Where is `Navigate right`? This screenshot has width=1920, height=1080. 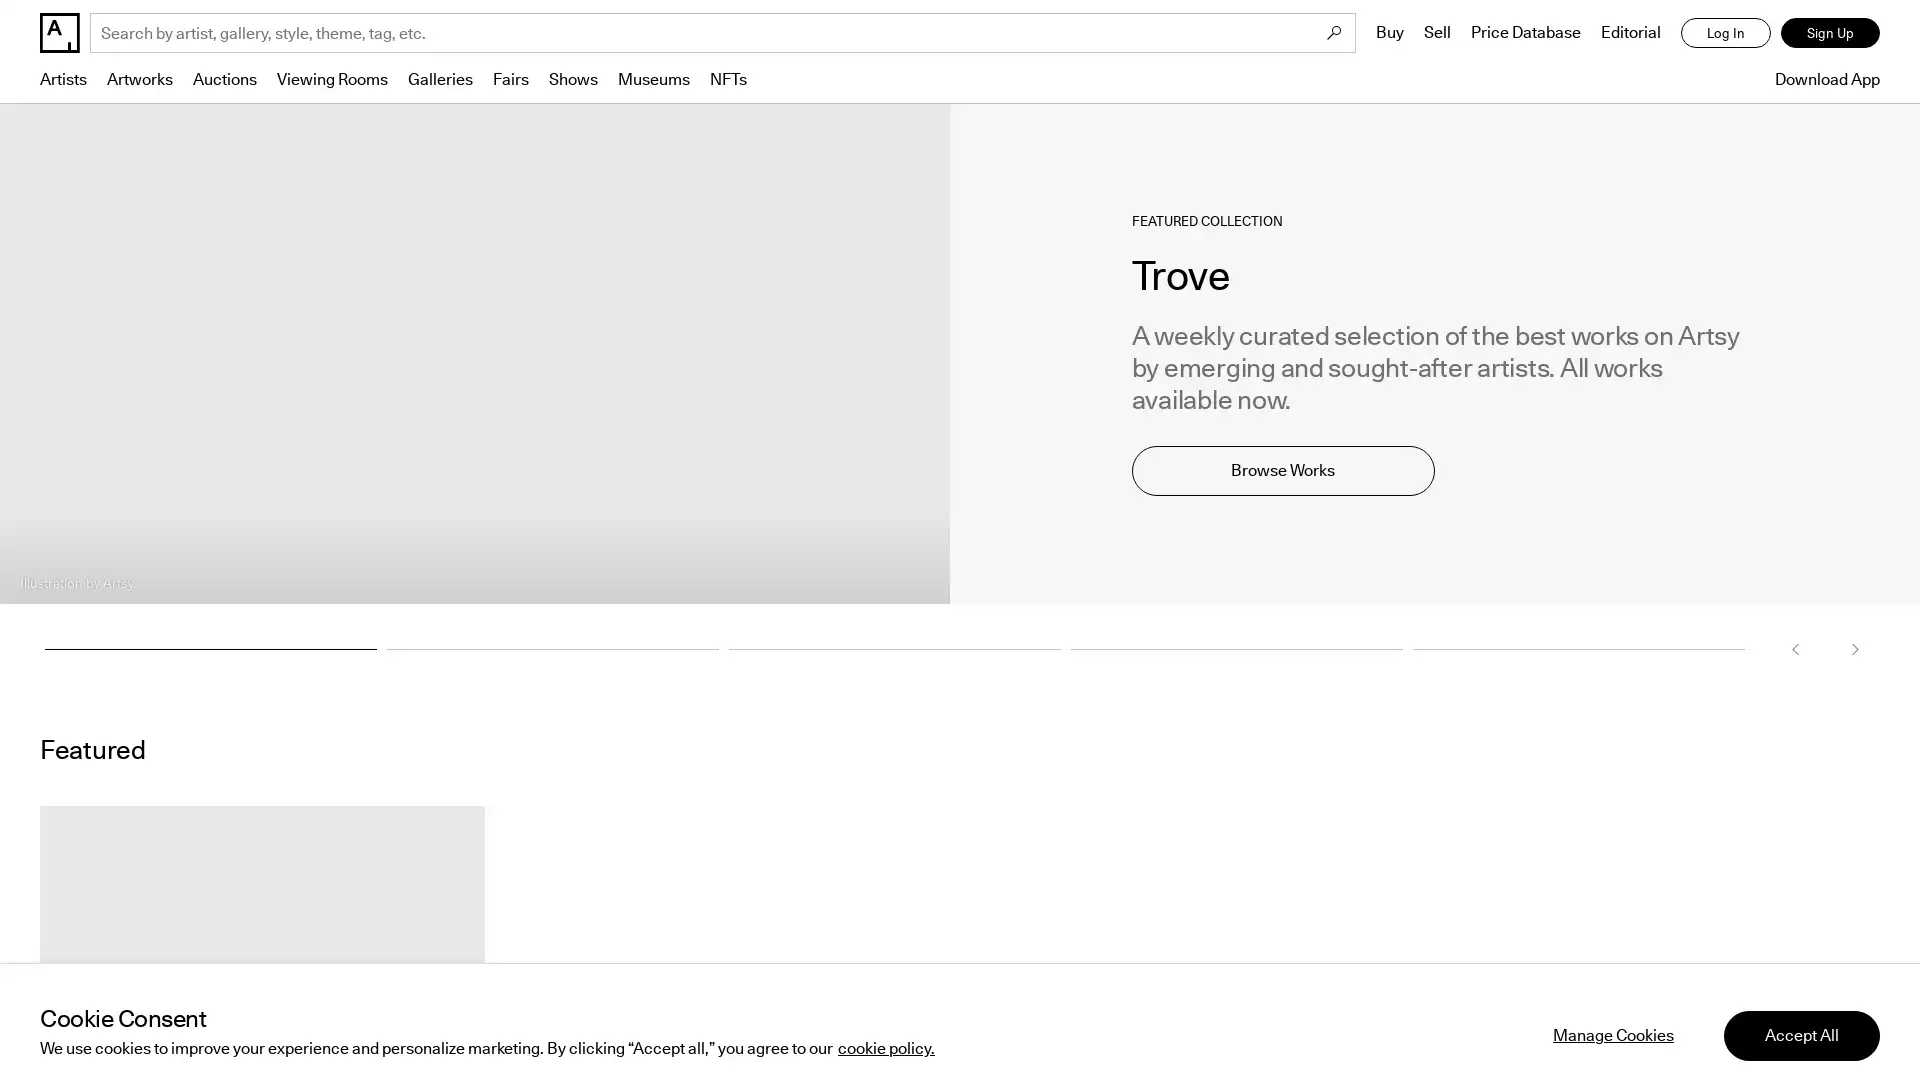
Navigate right is located at coordinates (1853, 648).